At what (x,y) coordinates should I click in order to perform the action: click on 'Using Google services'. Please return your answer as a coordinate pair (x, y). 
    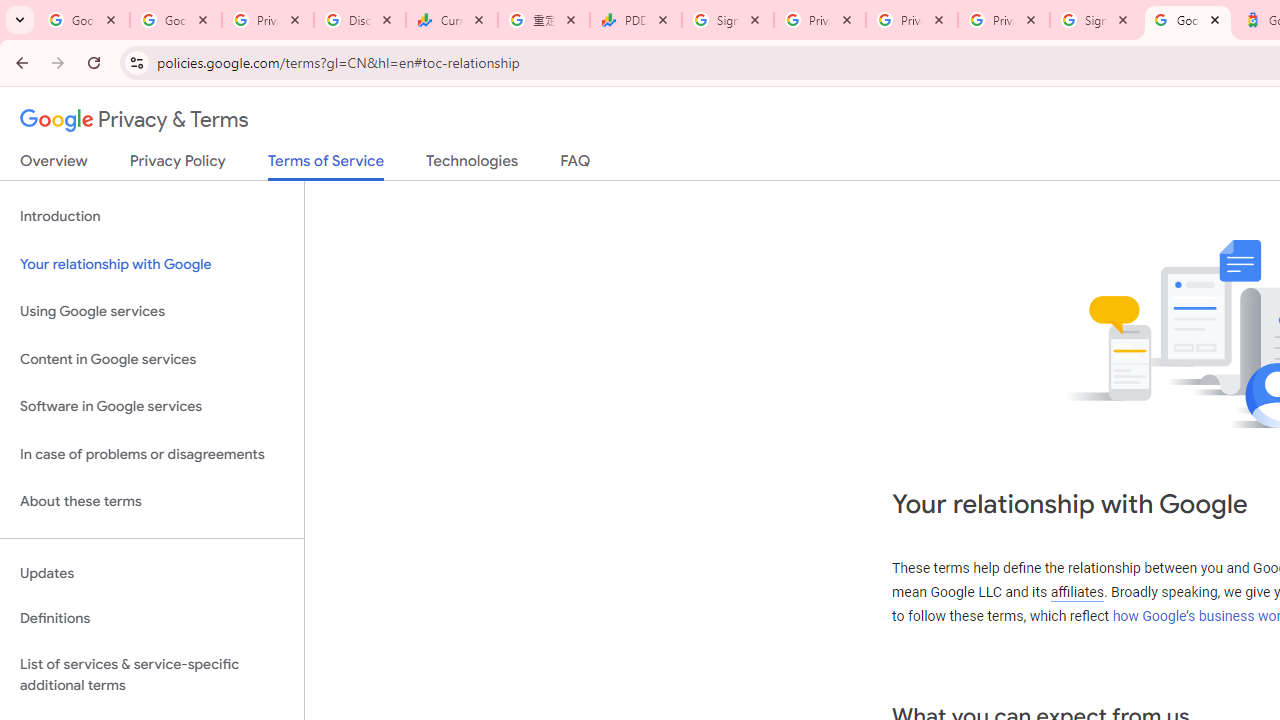
    Looking at the image, I should click on (151, 312).